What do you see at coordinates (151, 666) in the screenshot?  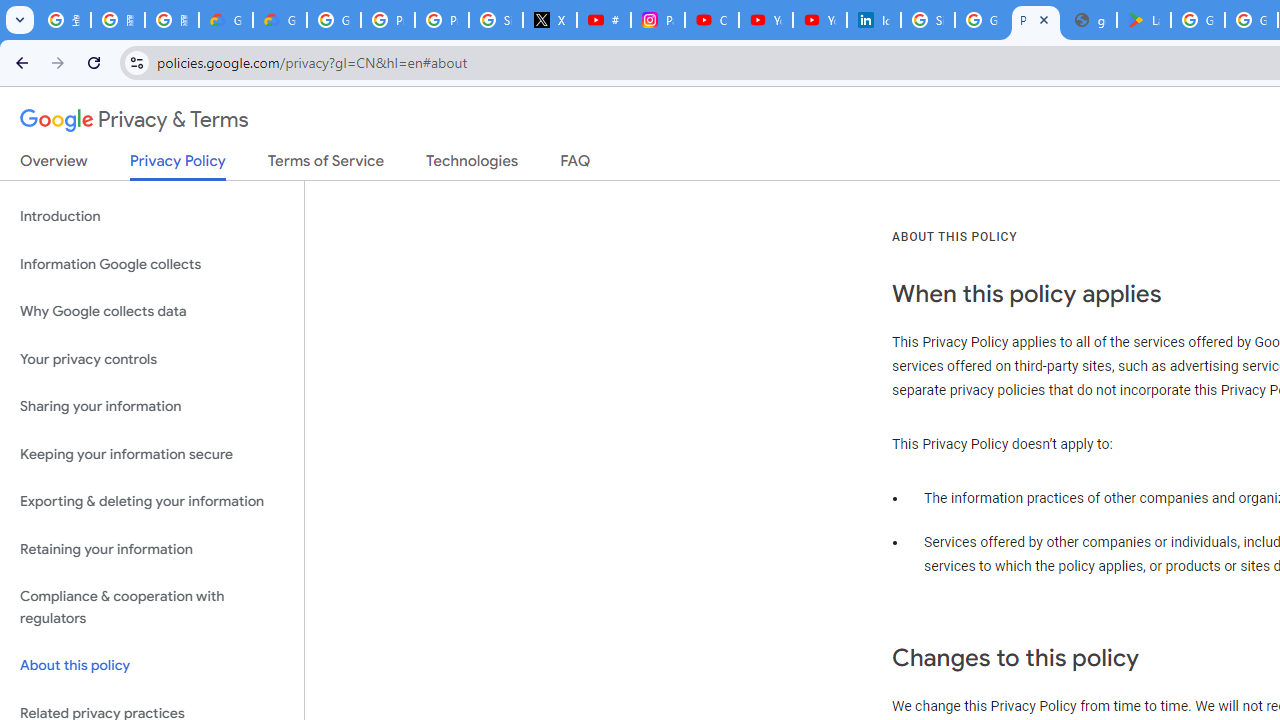 I see `'About this policy'` at bounding box center [151, 666].